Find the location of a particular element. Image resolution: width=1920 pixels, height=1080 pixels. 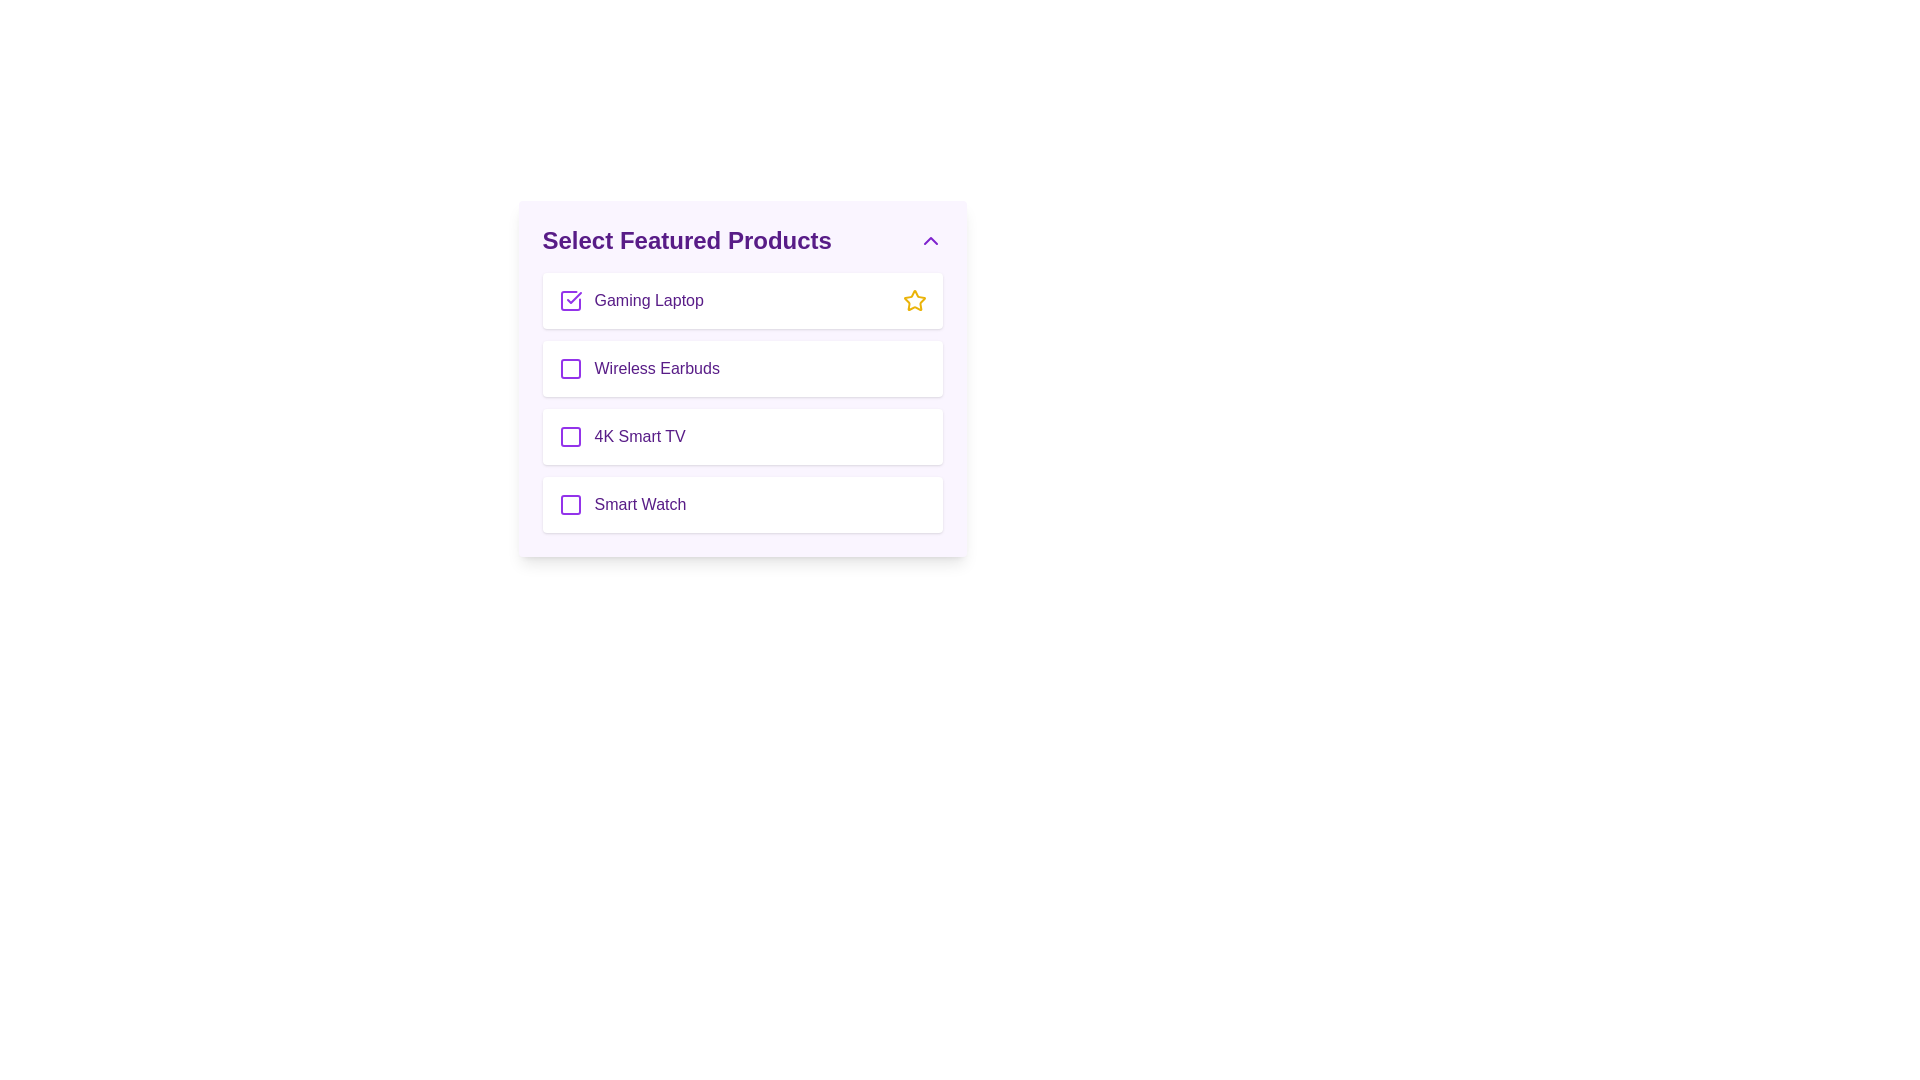

the 'Smart Watch' text label, which is displayed in purple with a medium font weight, positioned to the right of the checkbox icon in the fourth item of the list is located at coordinates (640, 504).